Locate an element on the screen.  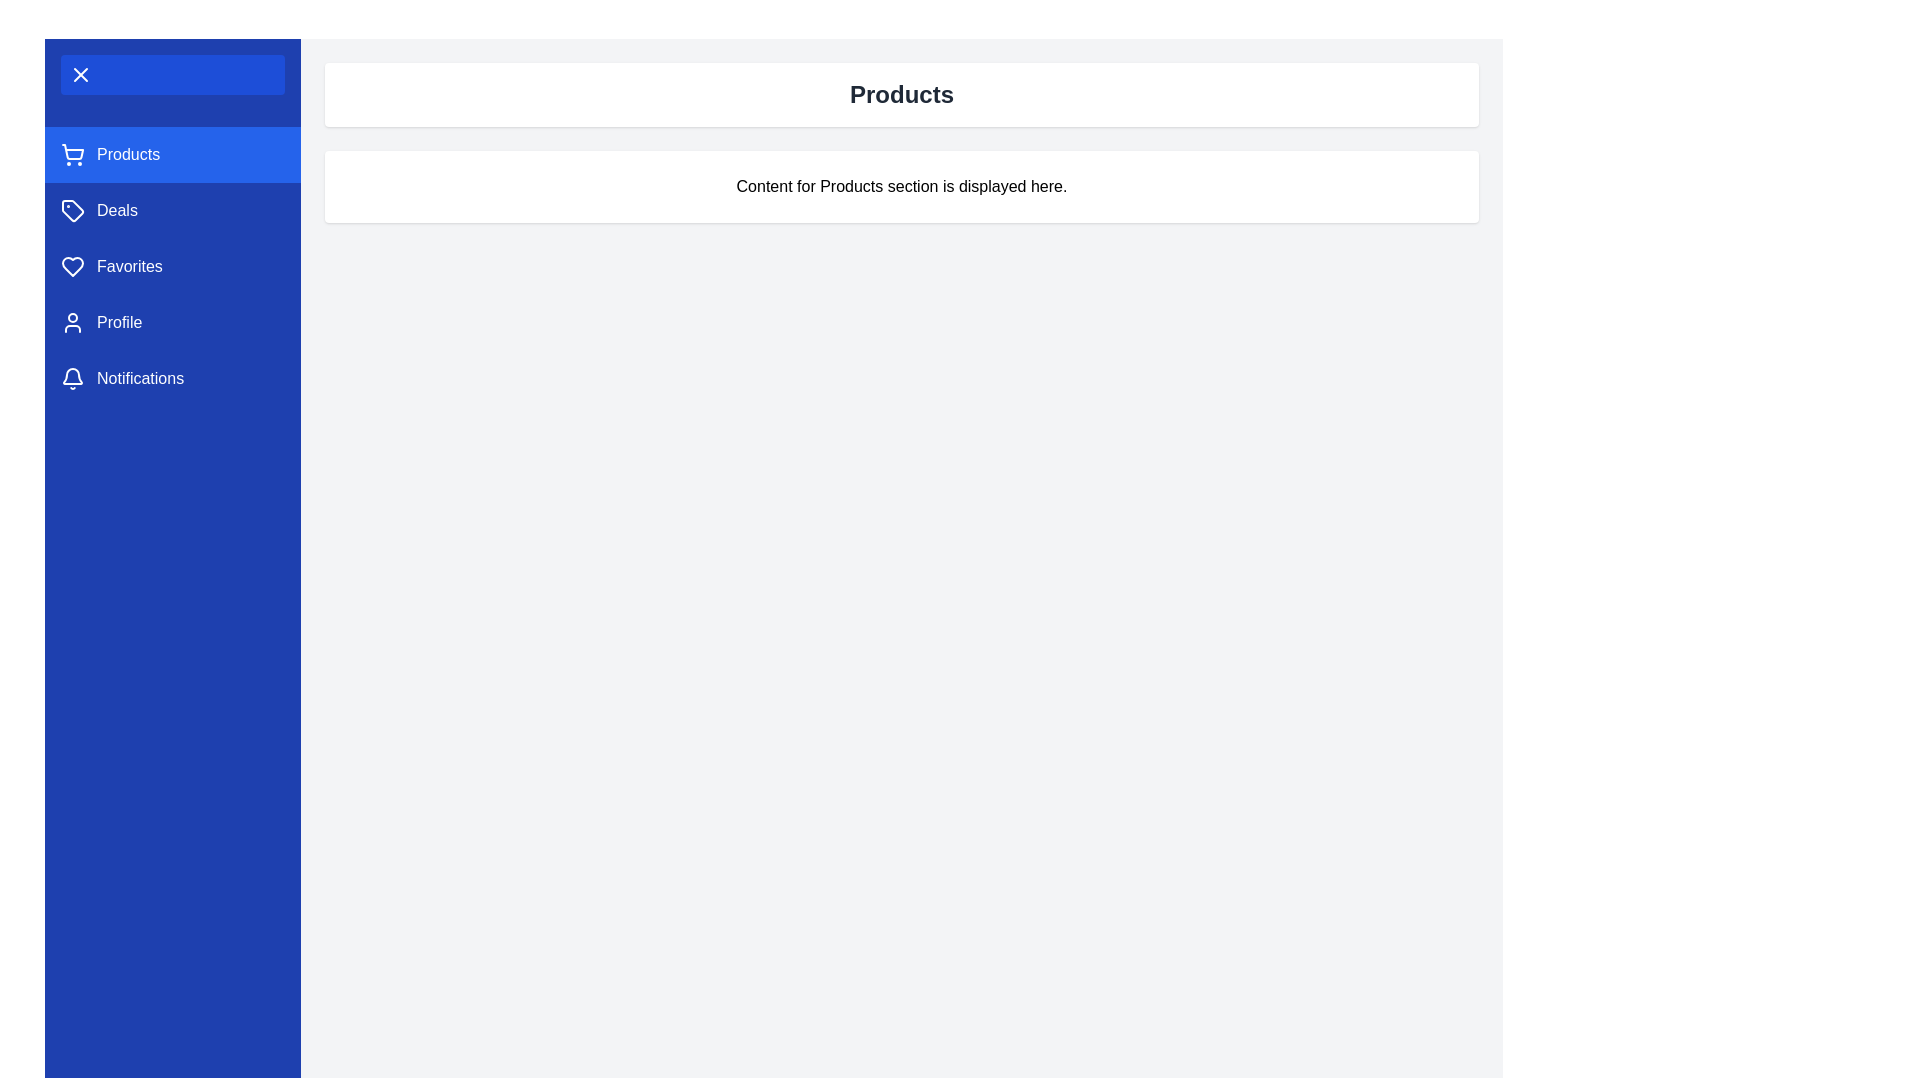
the shopping cart icon located to the left of the 'Products' text in the vertical navigation menu is located at coordinates (72, 153).